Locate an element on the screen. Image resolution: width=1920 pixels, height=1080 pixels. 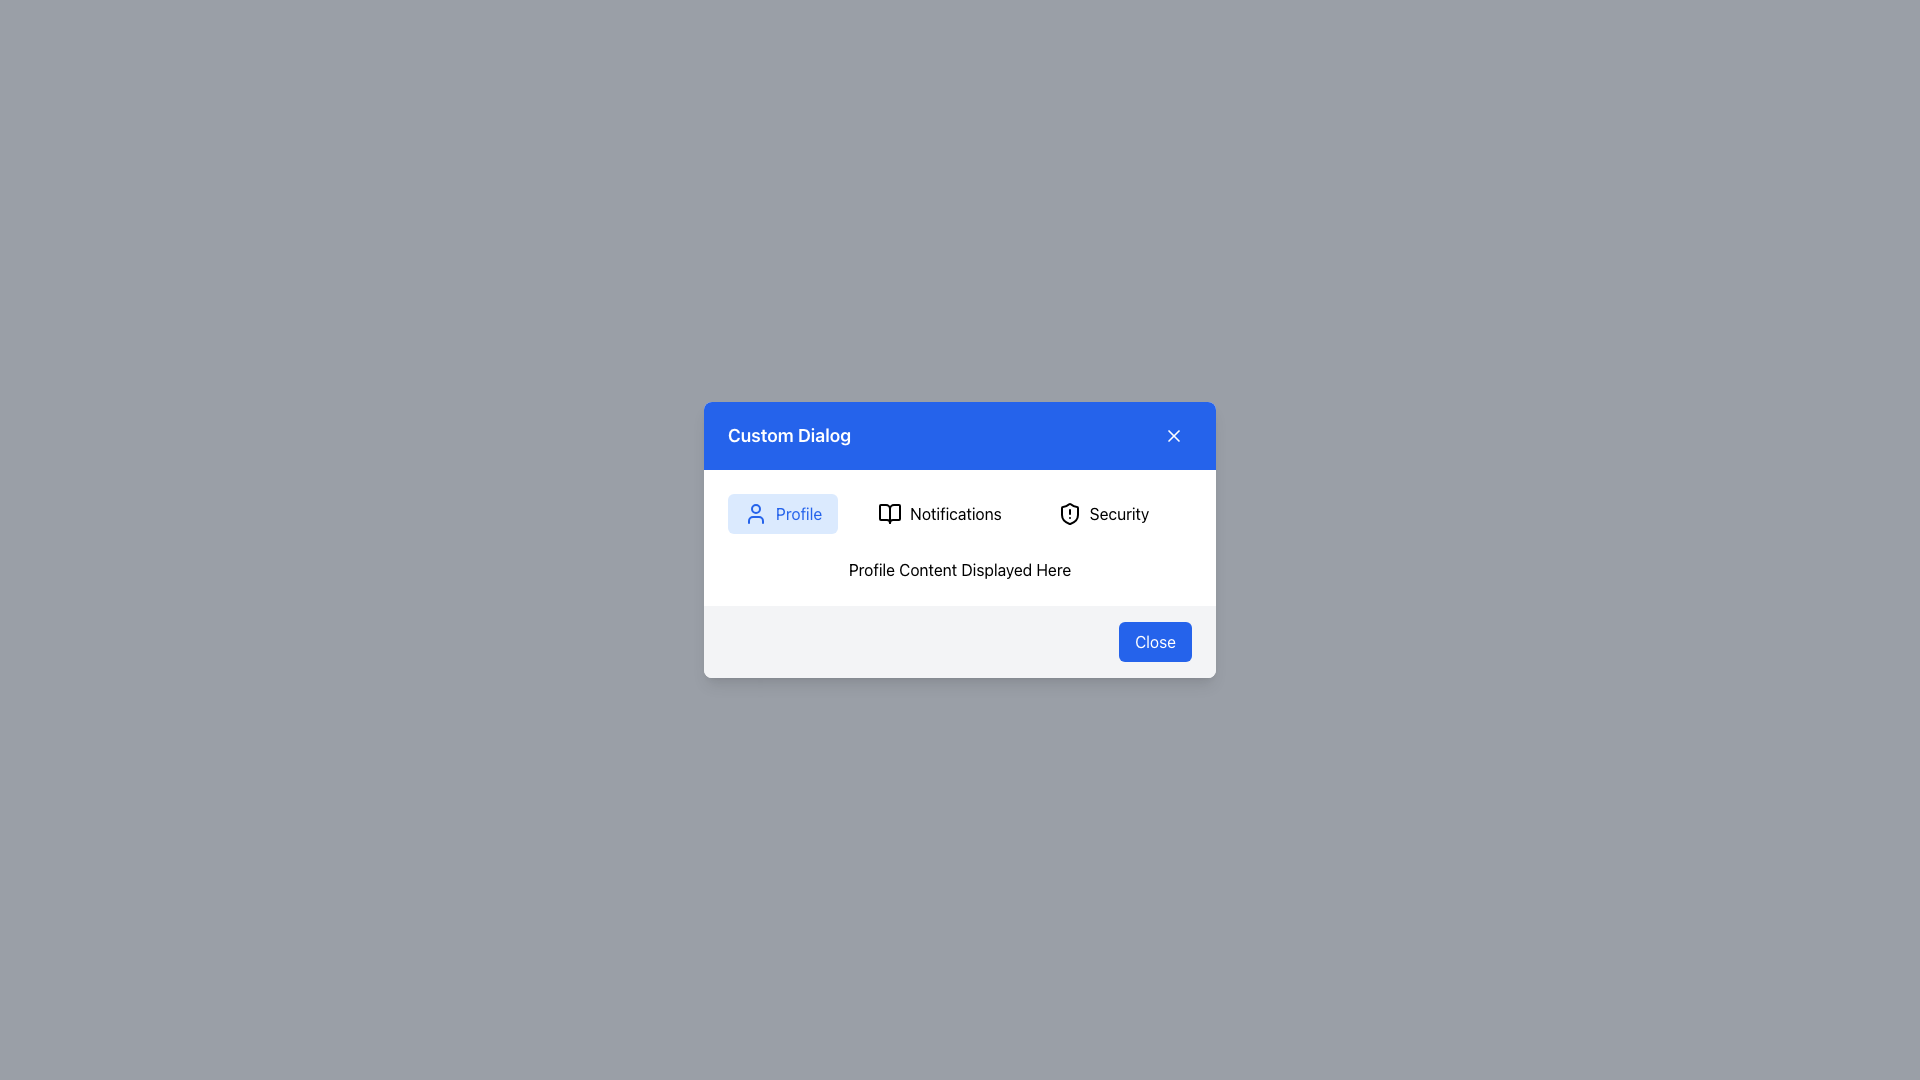
the security icon located at the top of the dialog content is located at coordinates (1068, 512).